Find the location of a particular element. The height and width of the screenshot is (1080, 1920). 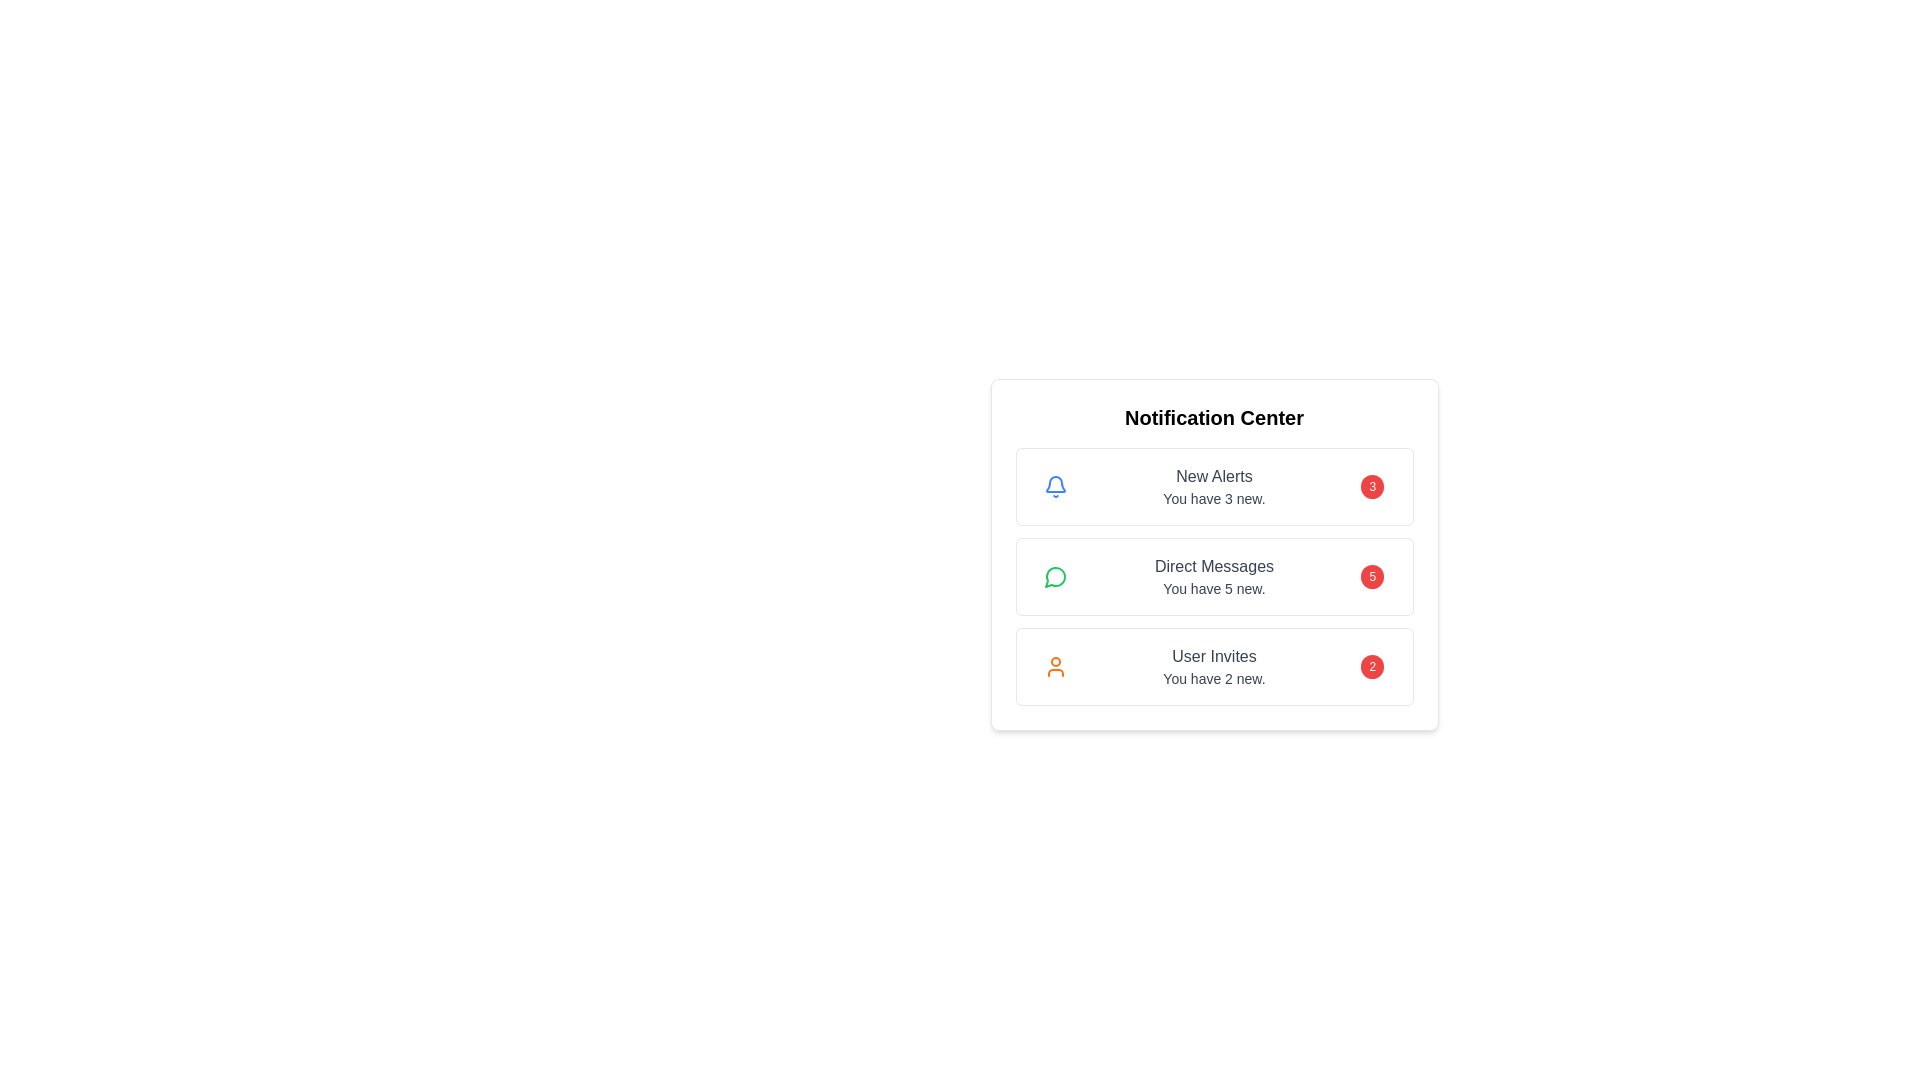

'Direct Messages' icon located in the second row of the notification center, which is the leftmost element in its row is located at coordinates (1055, 577).